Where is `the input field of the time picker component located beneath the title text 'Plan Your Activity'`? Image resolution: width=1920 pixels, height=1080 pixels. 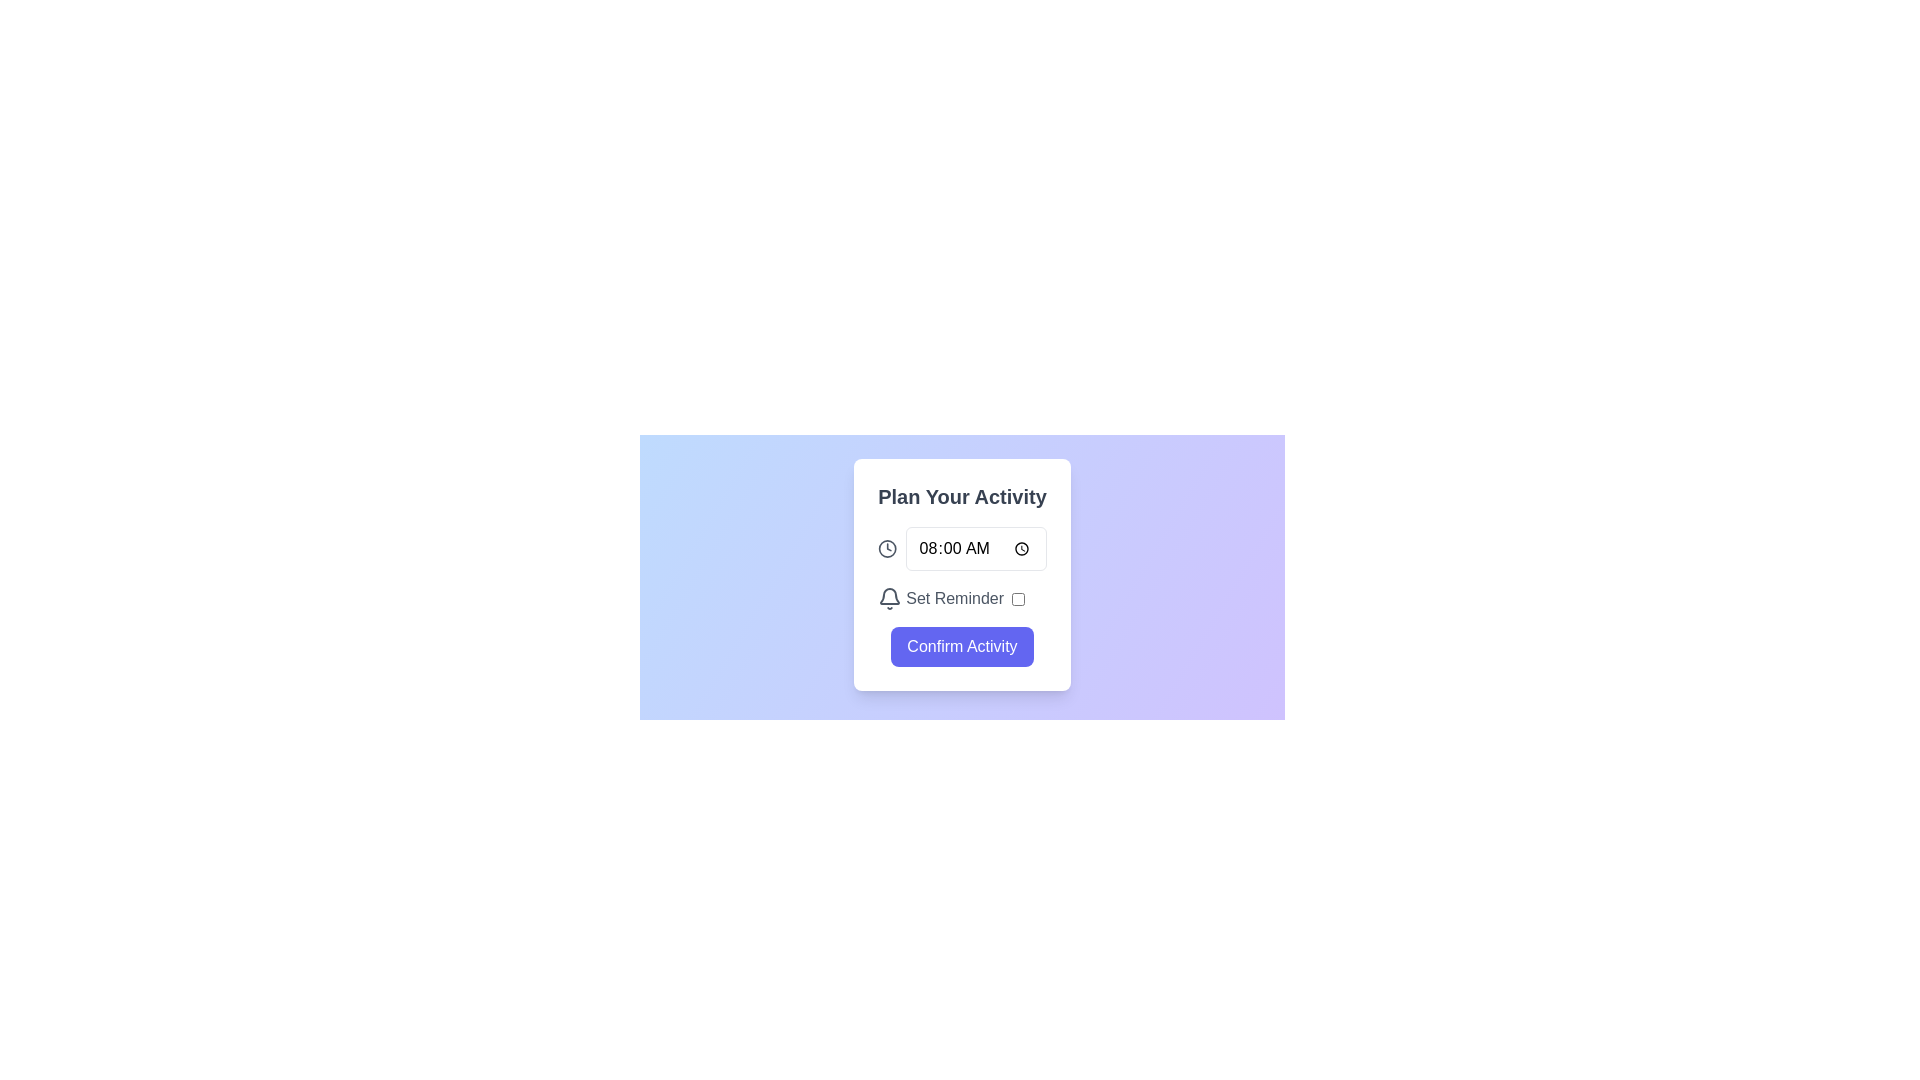 the input field of the time picker component located beneath the title text 'Plan Your Activity' is located at coordinates (962, 548).